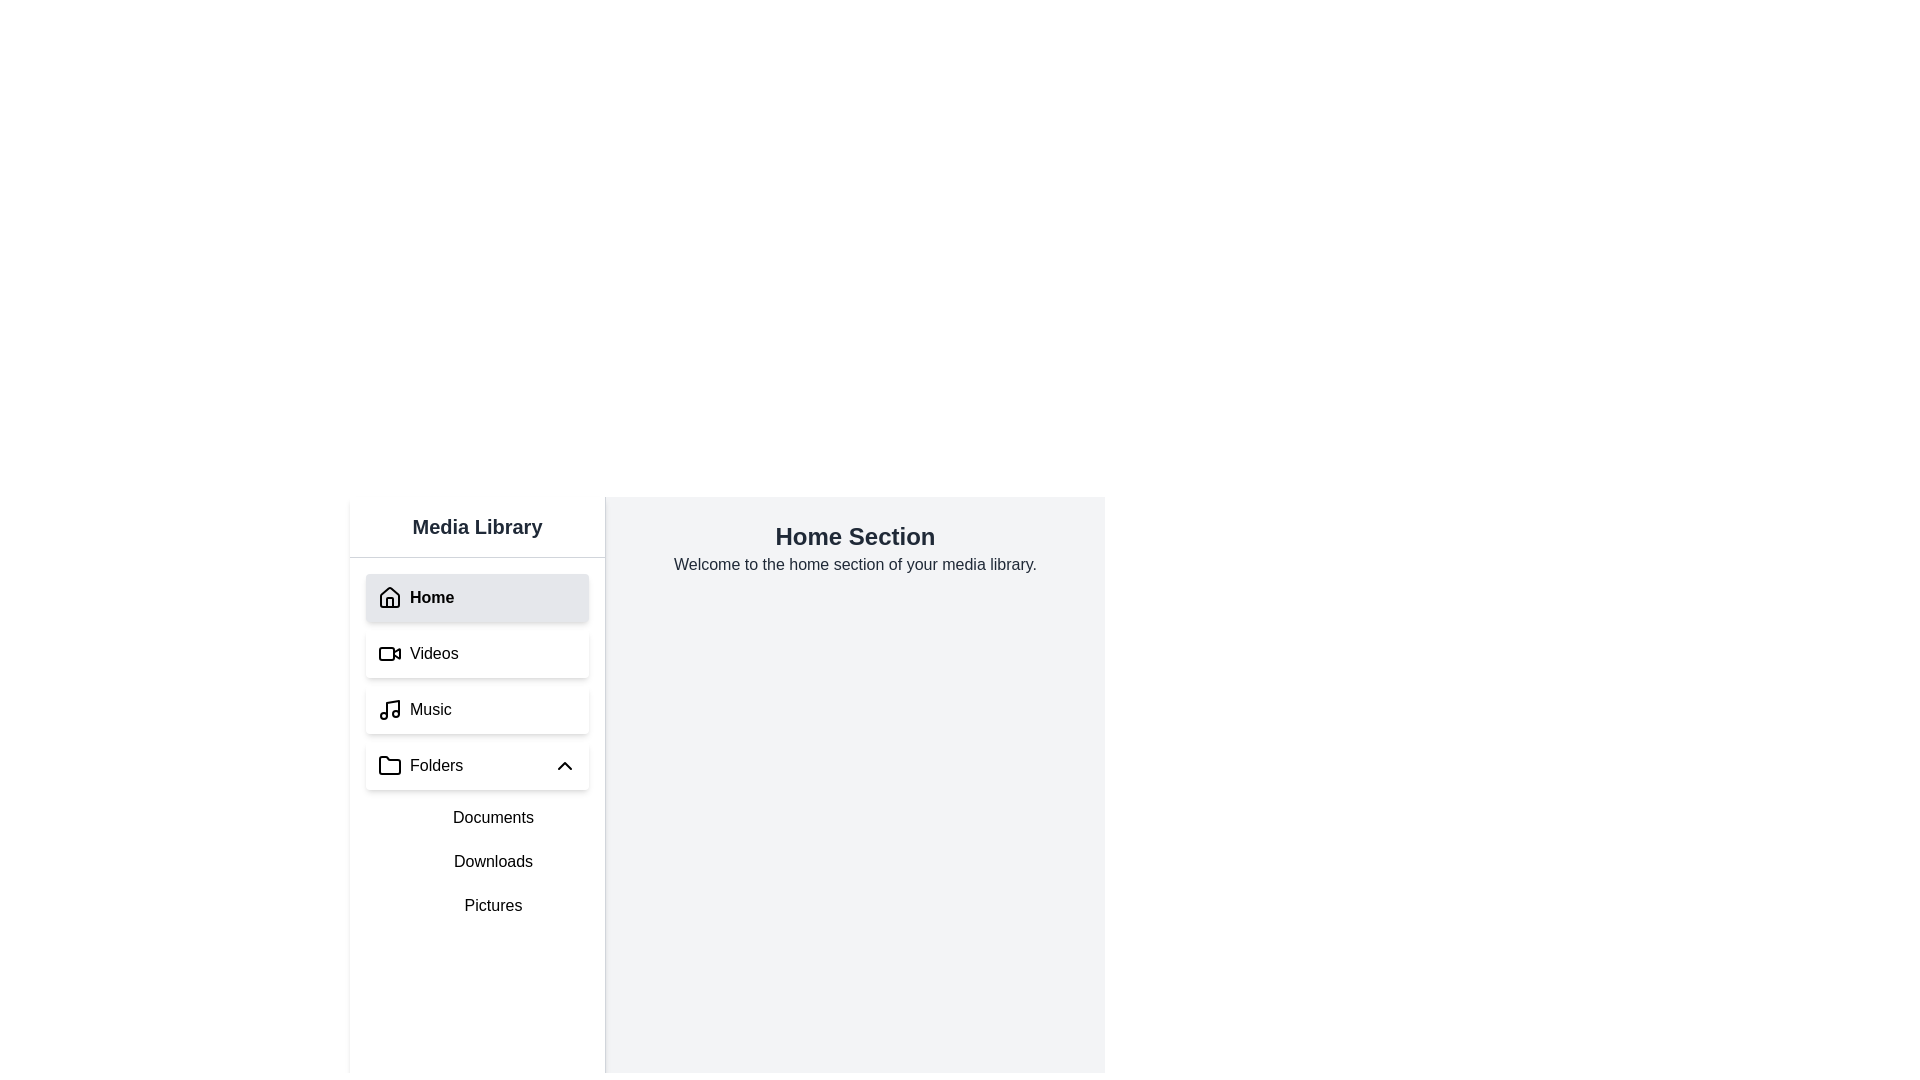 The height and width of the screenshot is (1080, 1920). I want to click on the Navigation button labeled 'Folders', which features a folder icon and is located, so click(419, 765).